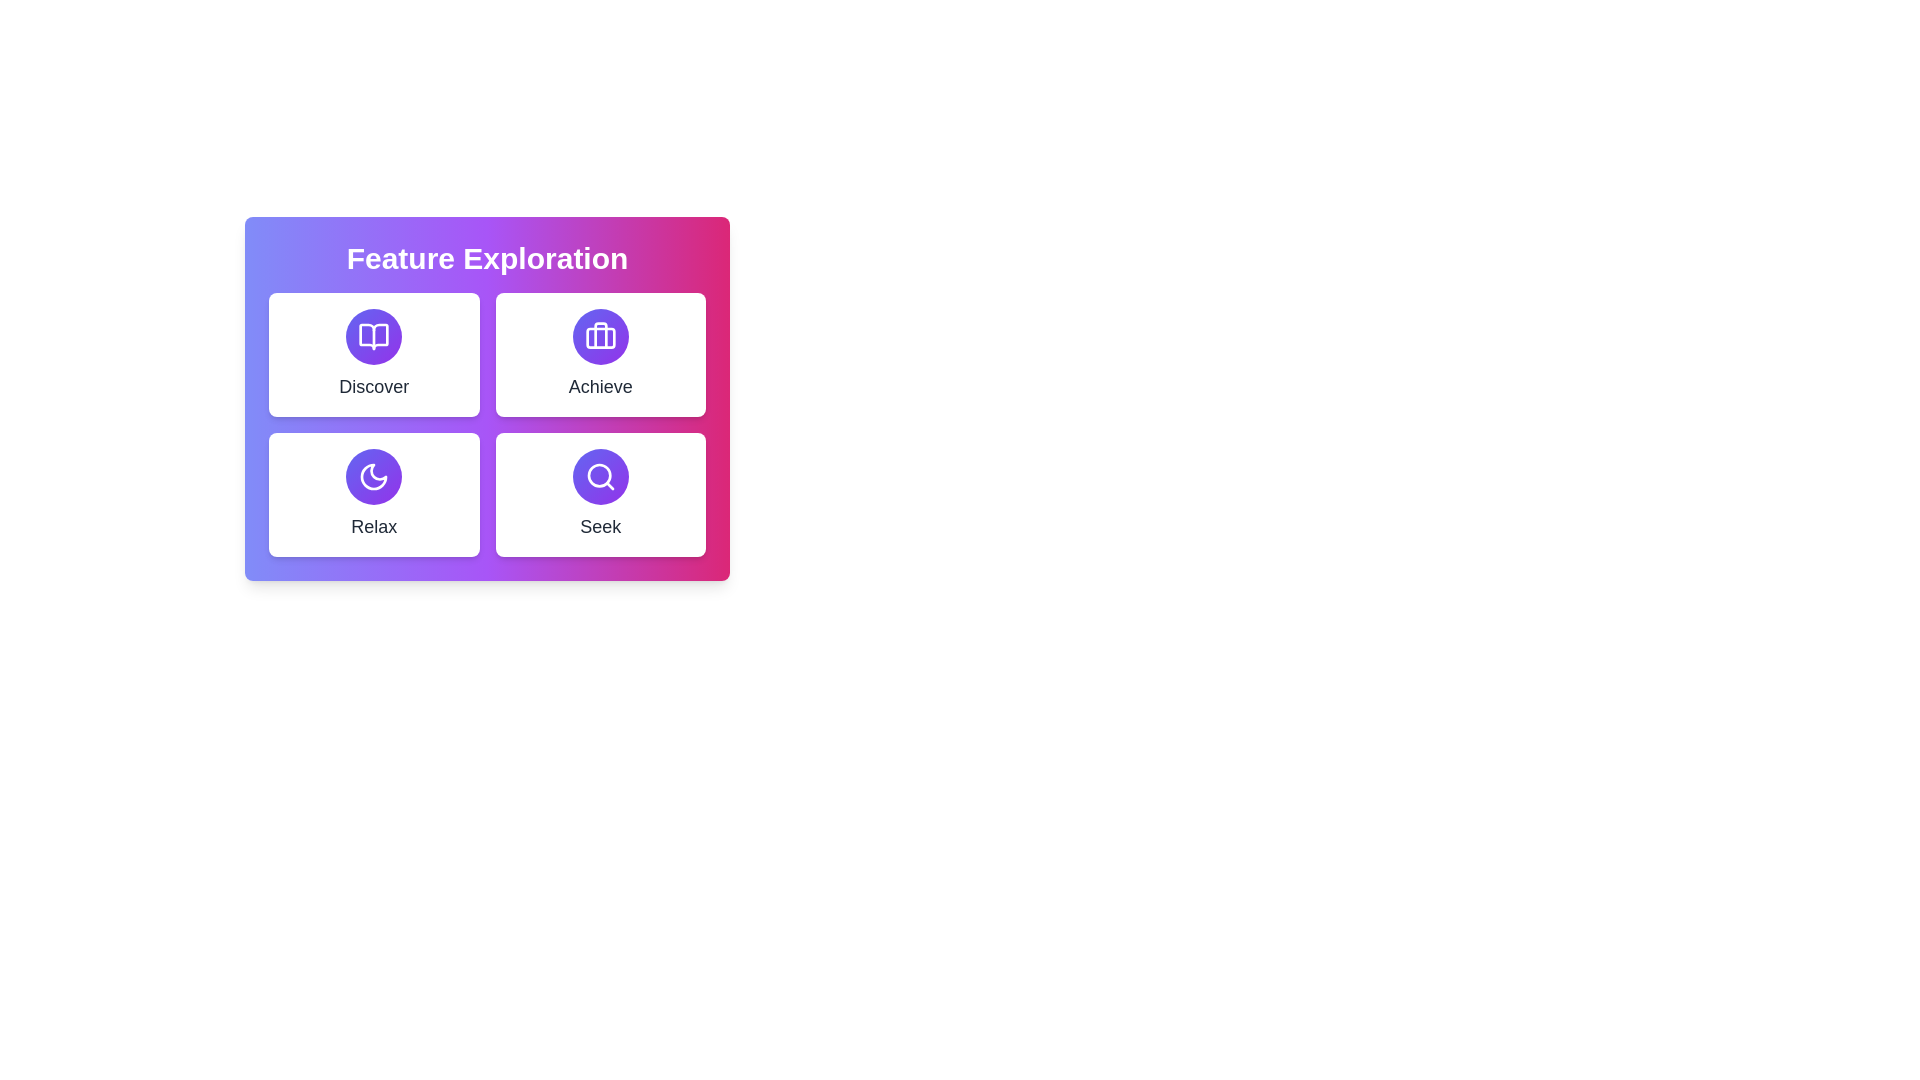  What do you see at coordinates (599, 386) in the screenshot?
I see `text label located directly below the purple circular icon with the briefcase symbol in the upper-right cell of the 2x2 grid within the 'Feature Exploration' module` at bounding box center [599, 386].